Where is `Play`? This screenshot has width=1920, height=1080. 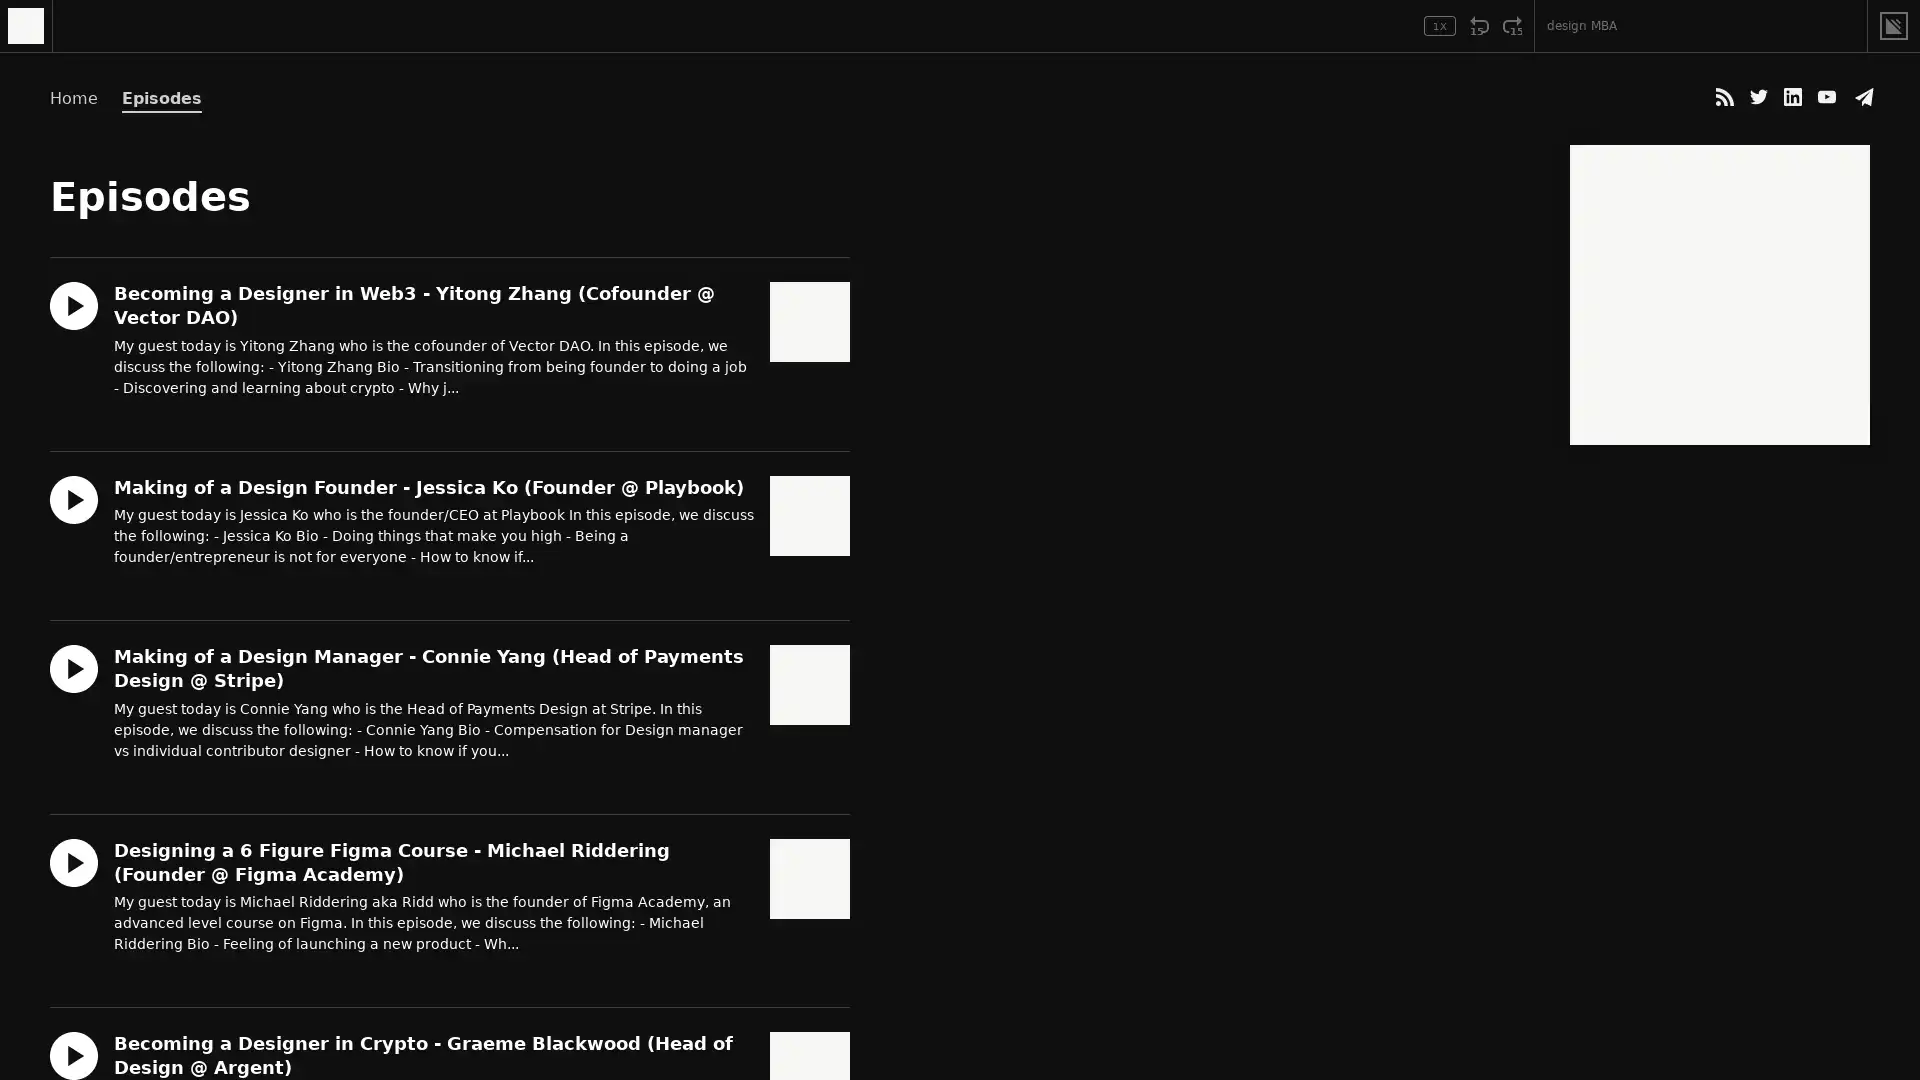 Play is located at coordinates (73, 305).